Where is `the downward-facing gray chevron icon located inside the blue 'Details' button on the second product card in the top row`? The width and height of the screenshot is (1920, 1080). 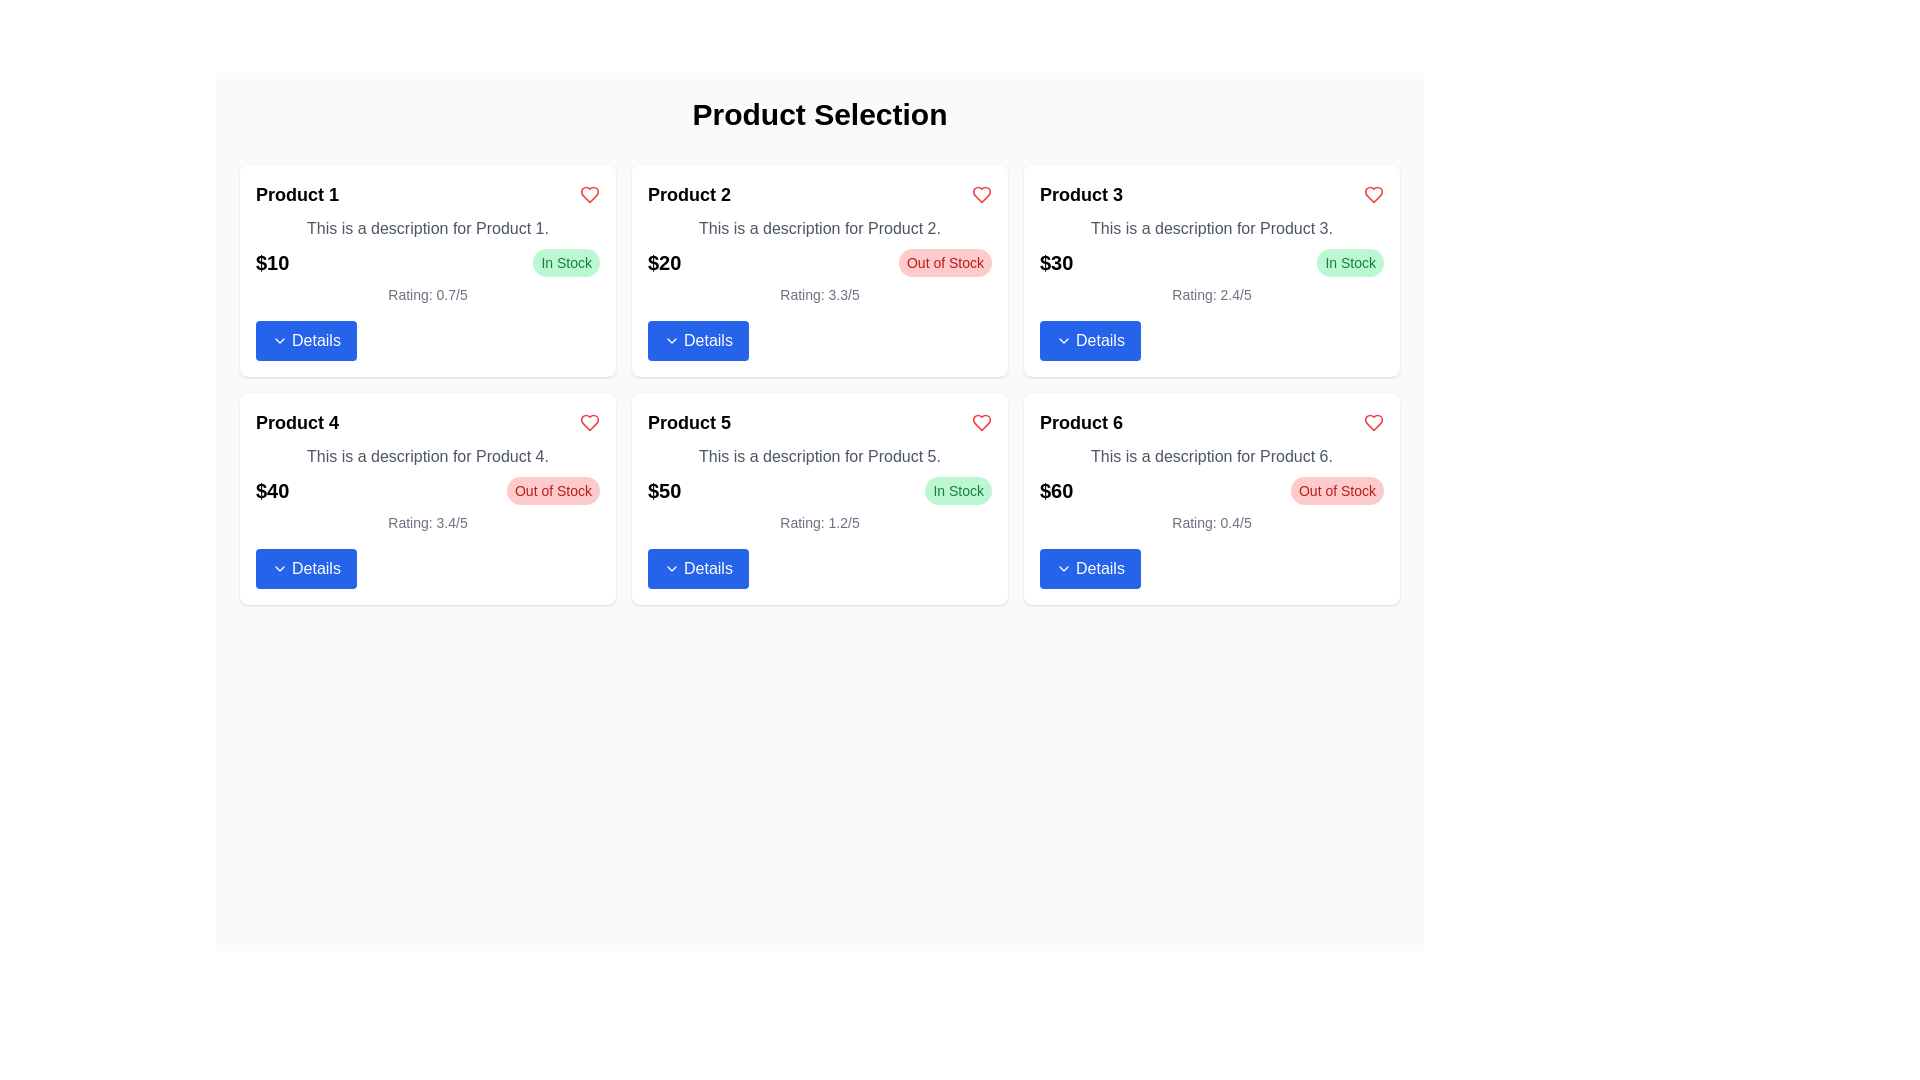 the downward-facing gray chevron icon located inside the blue 'Details' button on the second product card in the top row is located at coordinates (672, 339).